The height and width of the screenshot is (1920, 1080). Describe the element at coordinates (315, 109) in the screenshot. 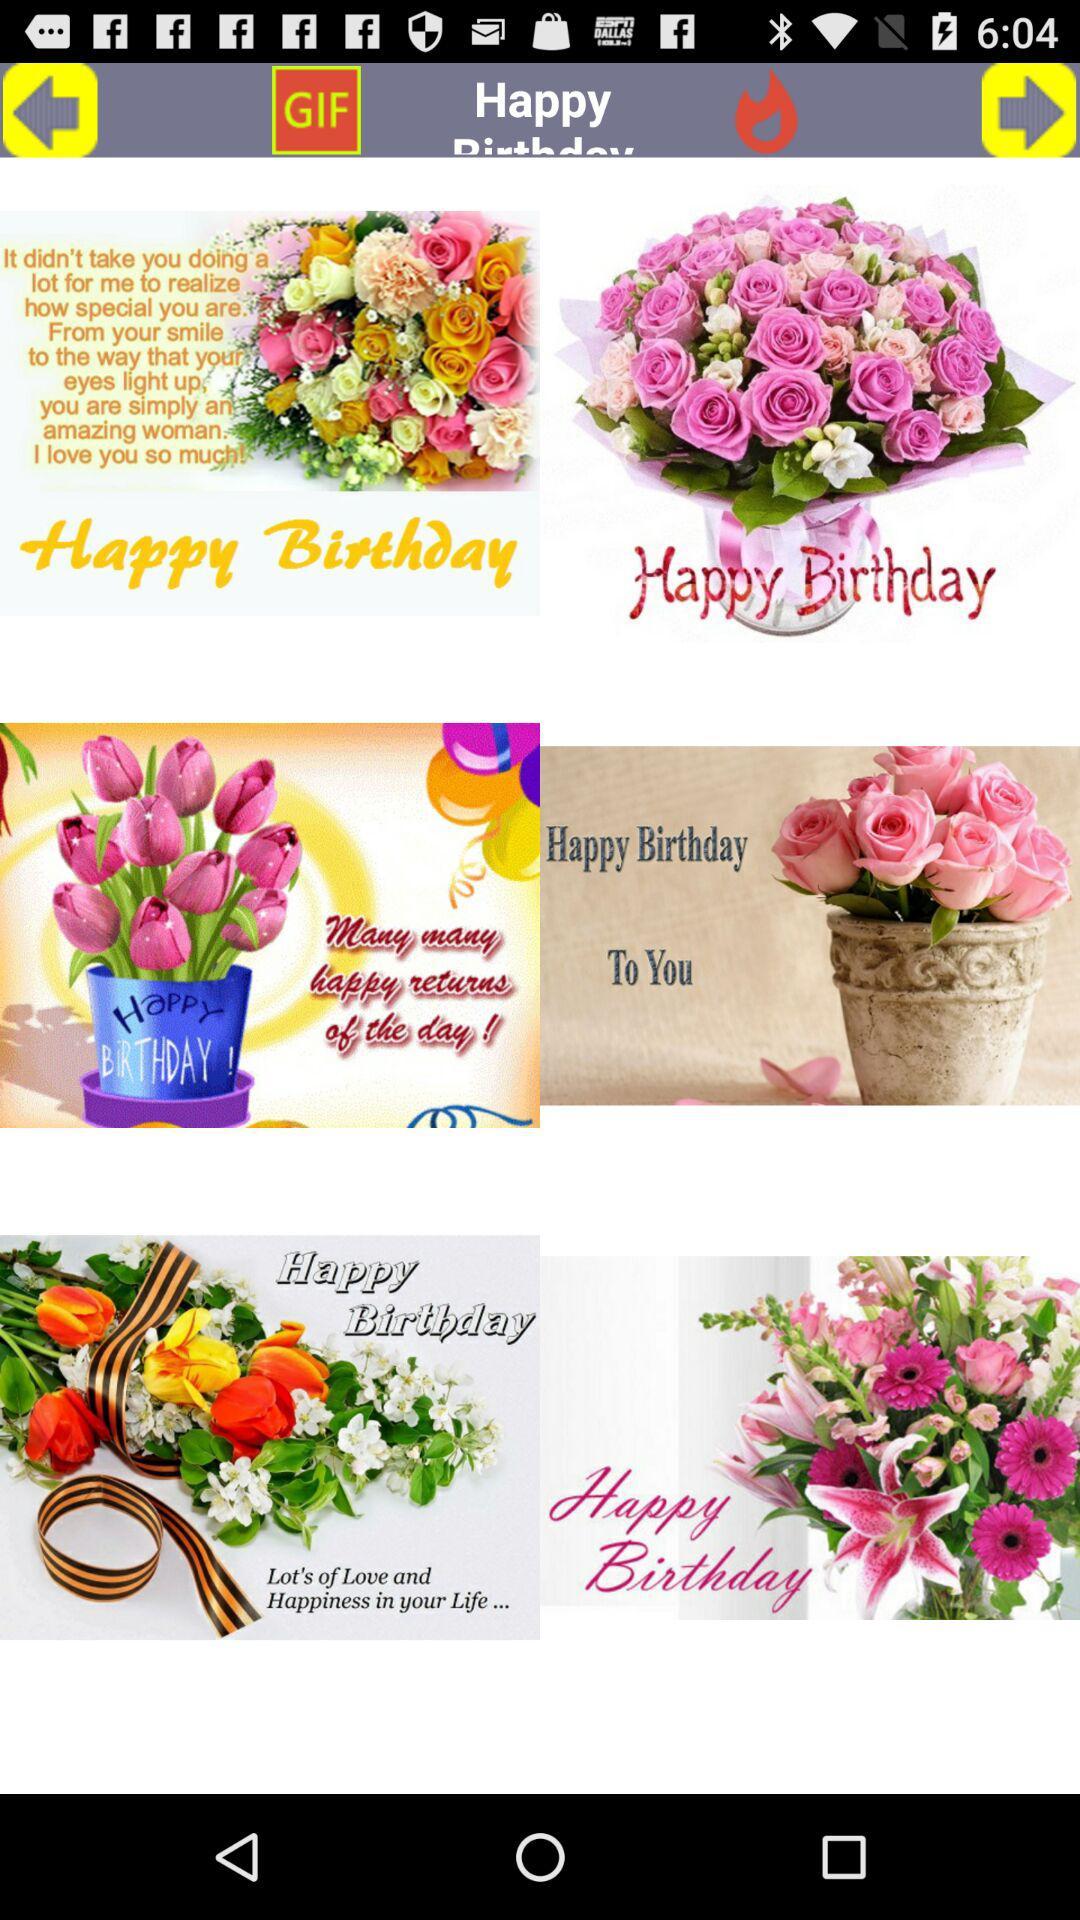

I see `the option which is above first image` at that location.